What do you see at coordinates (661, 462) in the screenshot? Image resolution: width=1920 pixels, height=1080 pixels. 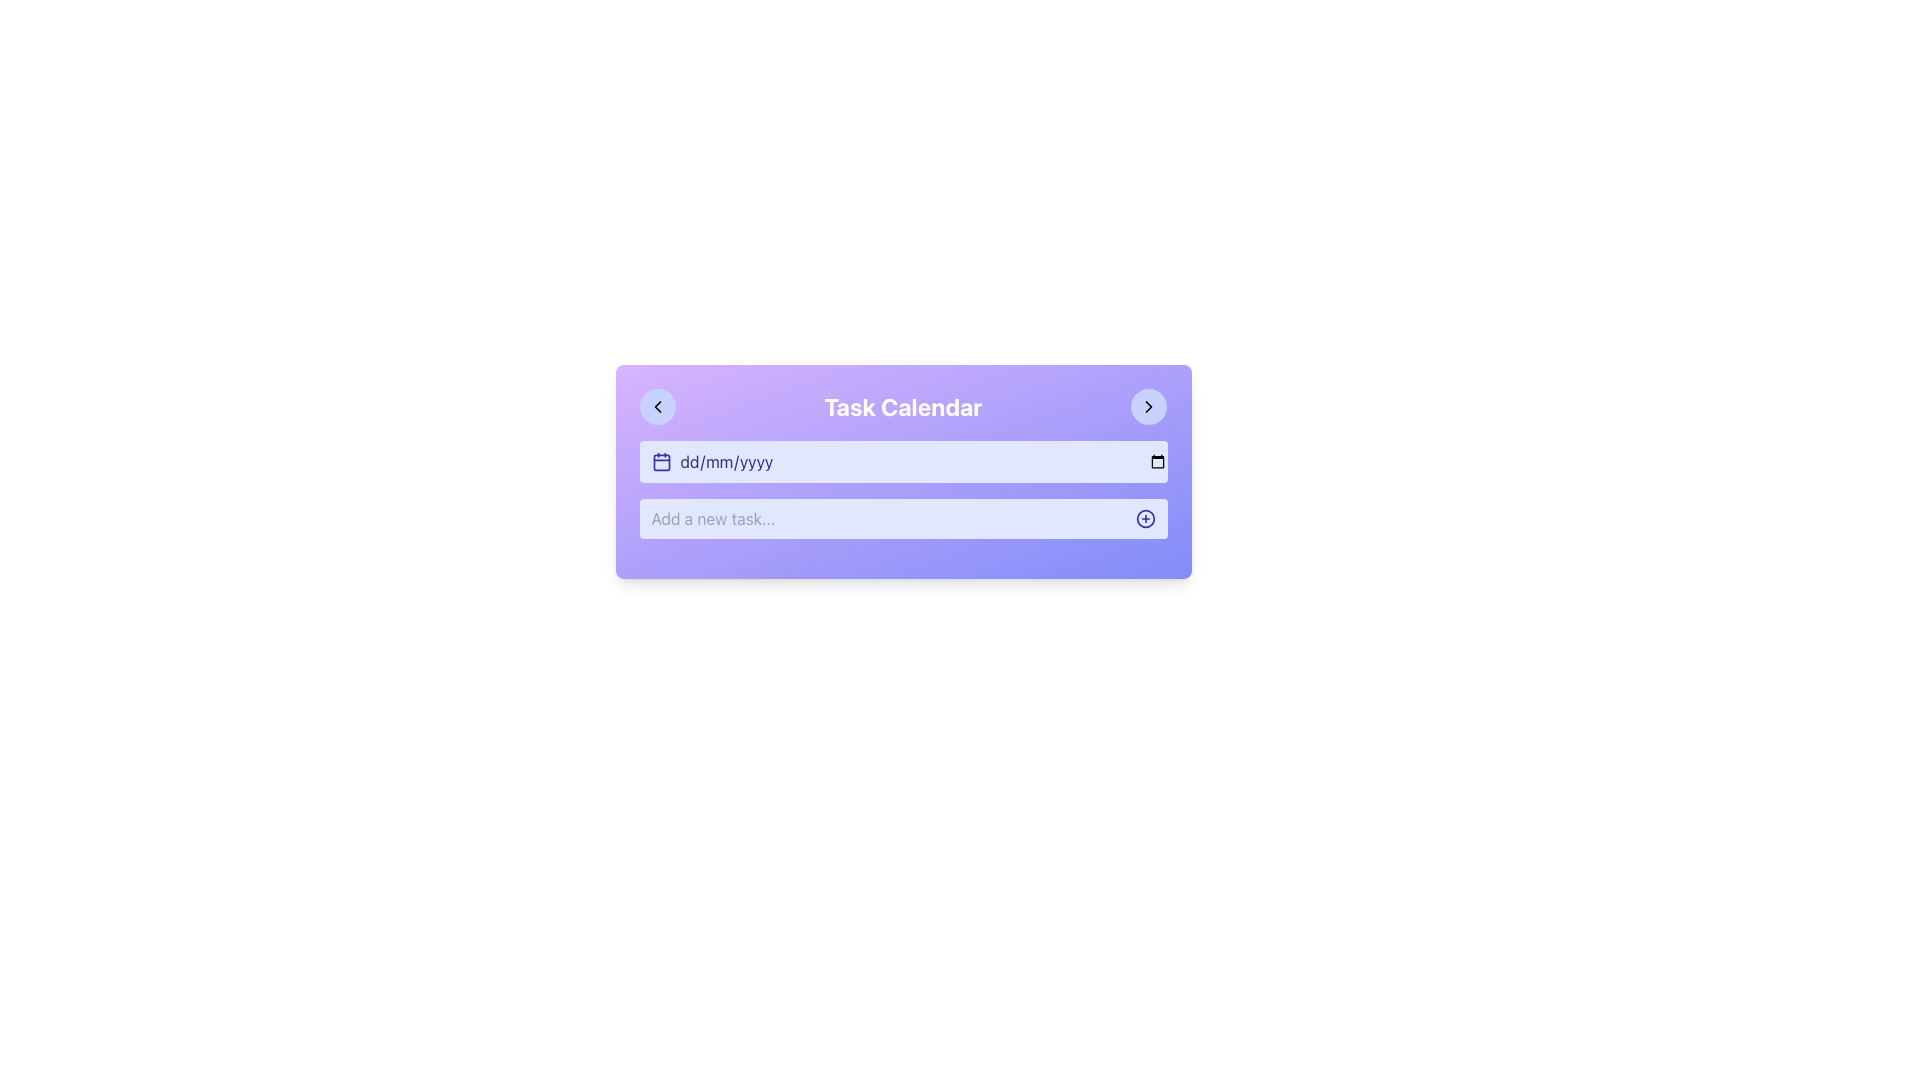 I see `the small indigo calendar icon located to the left of the date input field in the task calendar interface` at bounding box center [661, 462].